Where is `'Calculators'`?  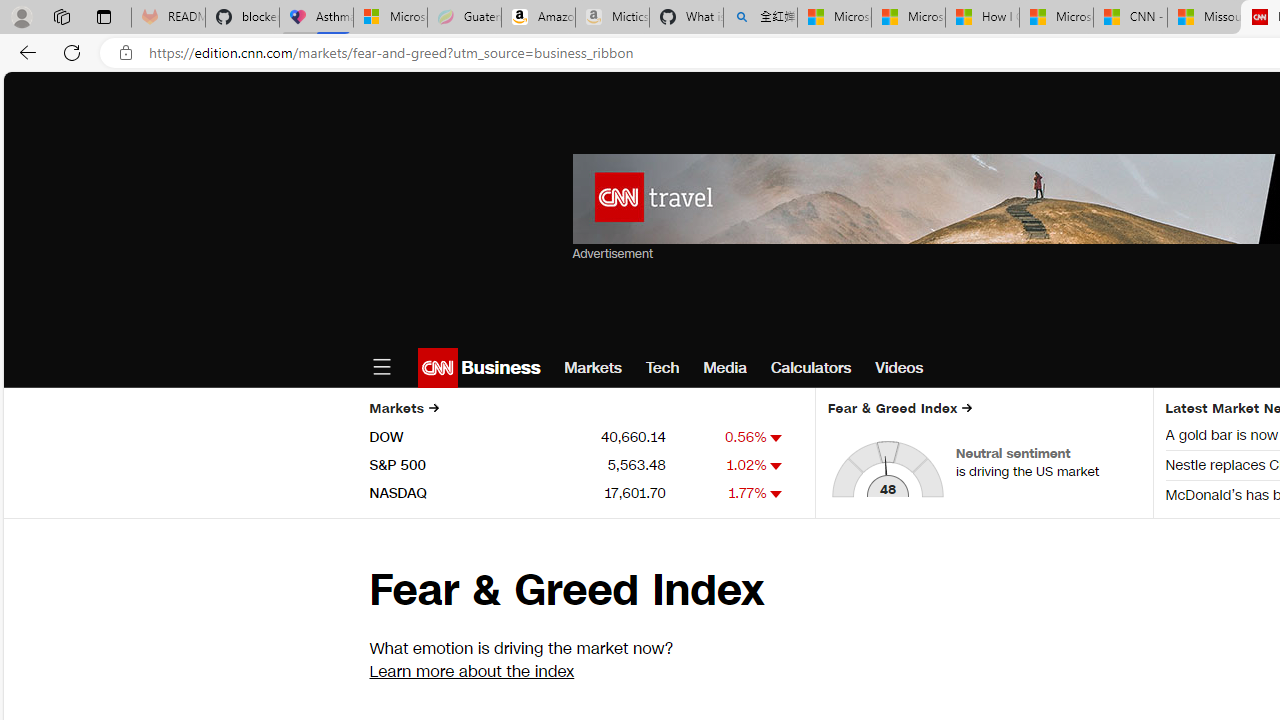 'Calculators' is located at coordinates (811, 367).